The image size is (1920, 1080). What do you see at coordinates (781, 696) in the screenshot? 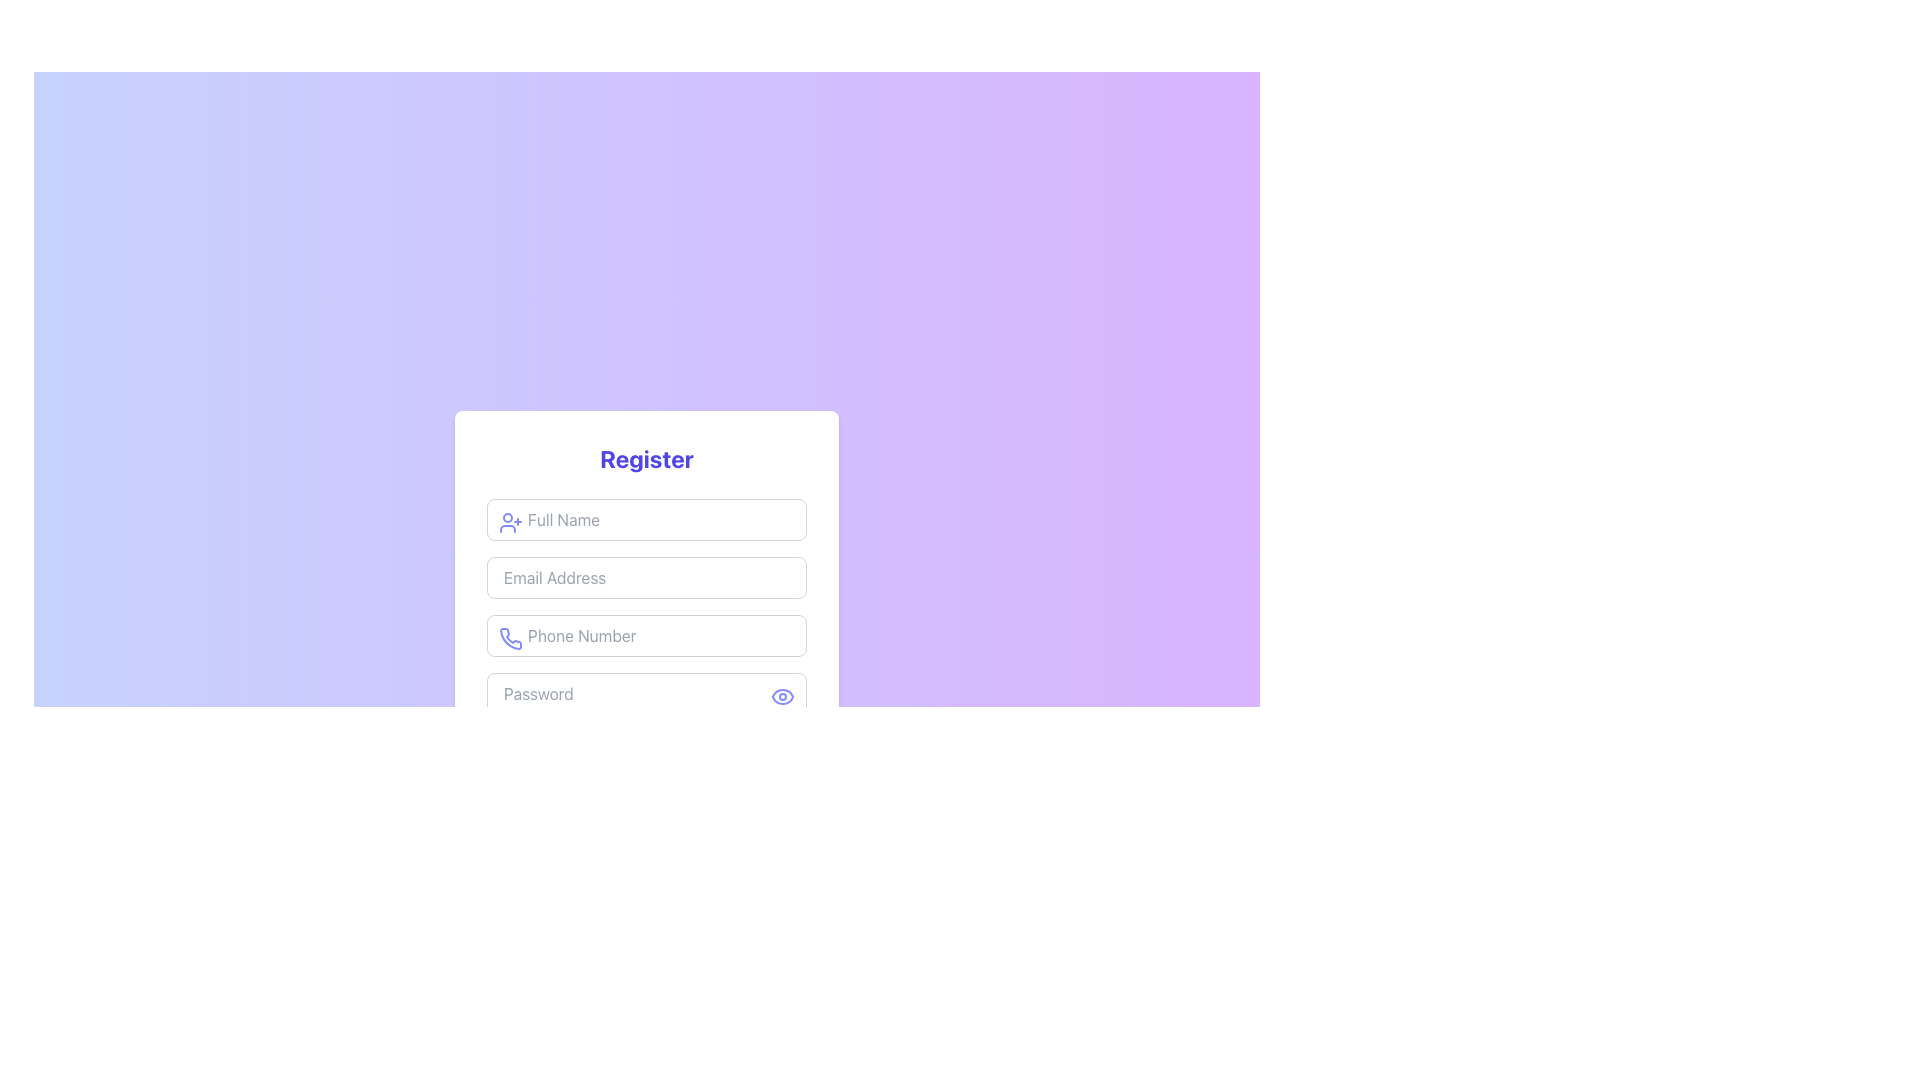
I see `the password visibility toggle icon located to the far right of the password input field` at bounding box center [781, 696].